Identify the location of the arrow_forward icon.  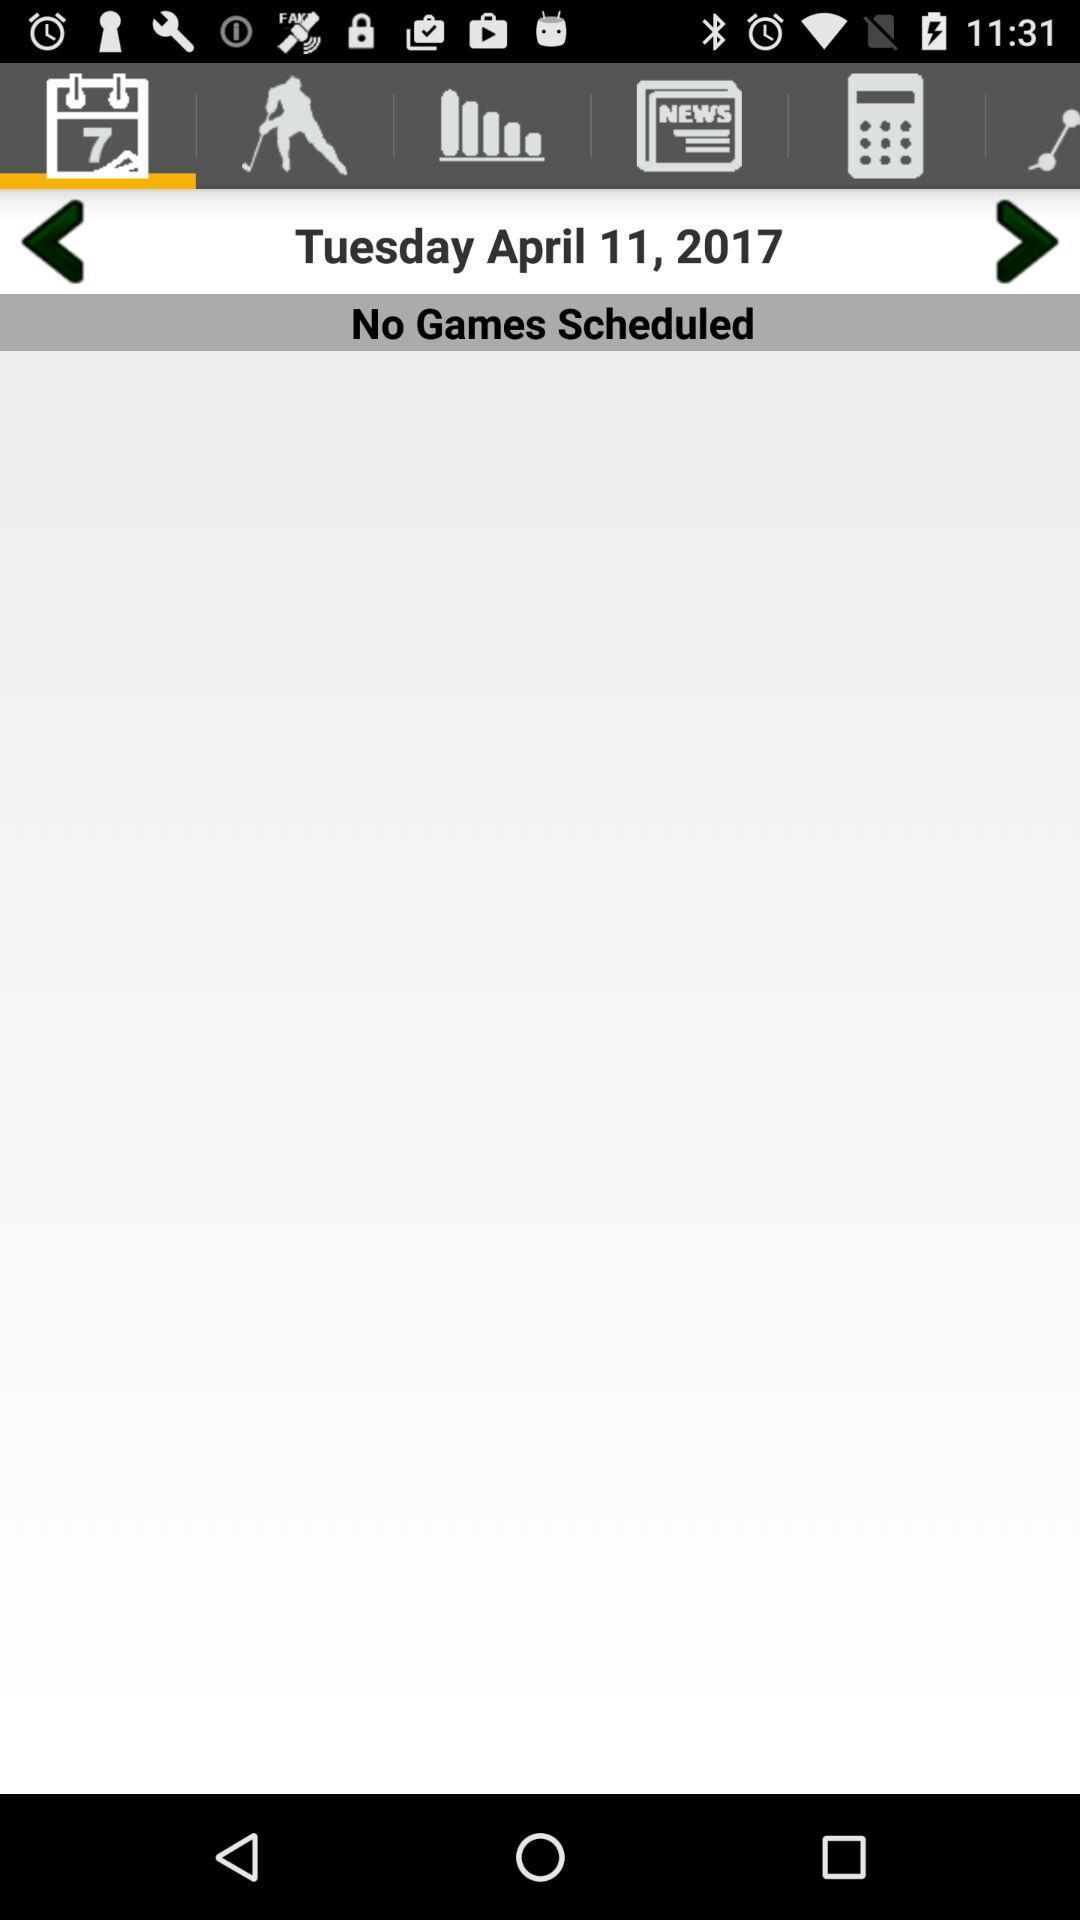
(1027, 257).